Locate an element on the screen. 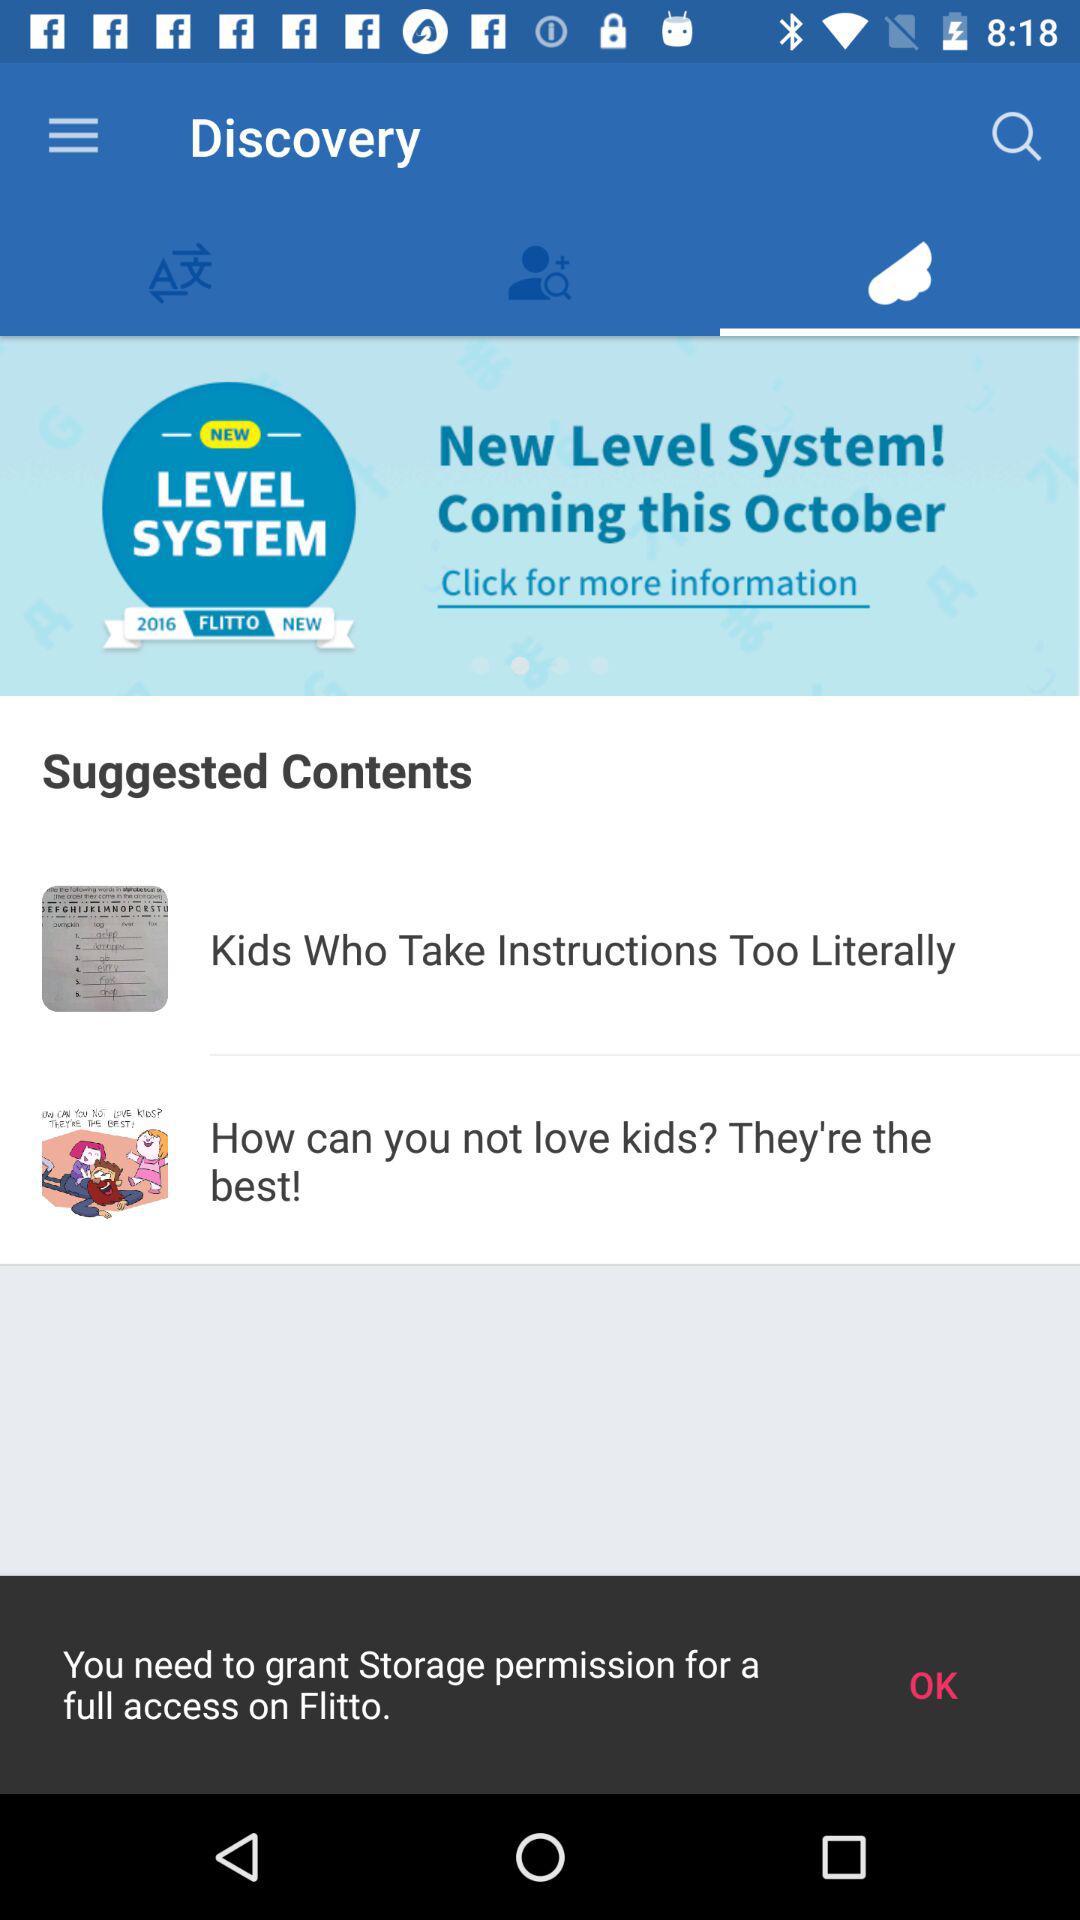 This screenshot has height=1920, width=1080. icon above the how can you item is located at coordinates (644, 1053).